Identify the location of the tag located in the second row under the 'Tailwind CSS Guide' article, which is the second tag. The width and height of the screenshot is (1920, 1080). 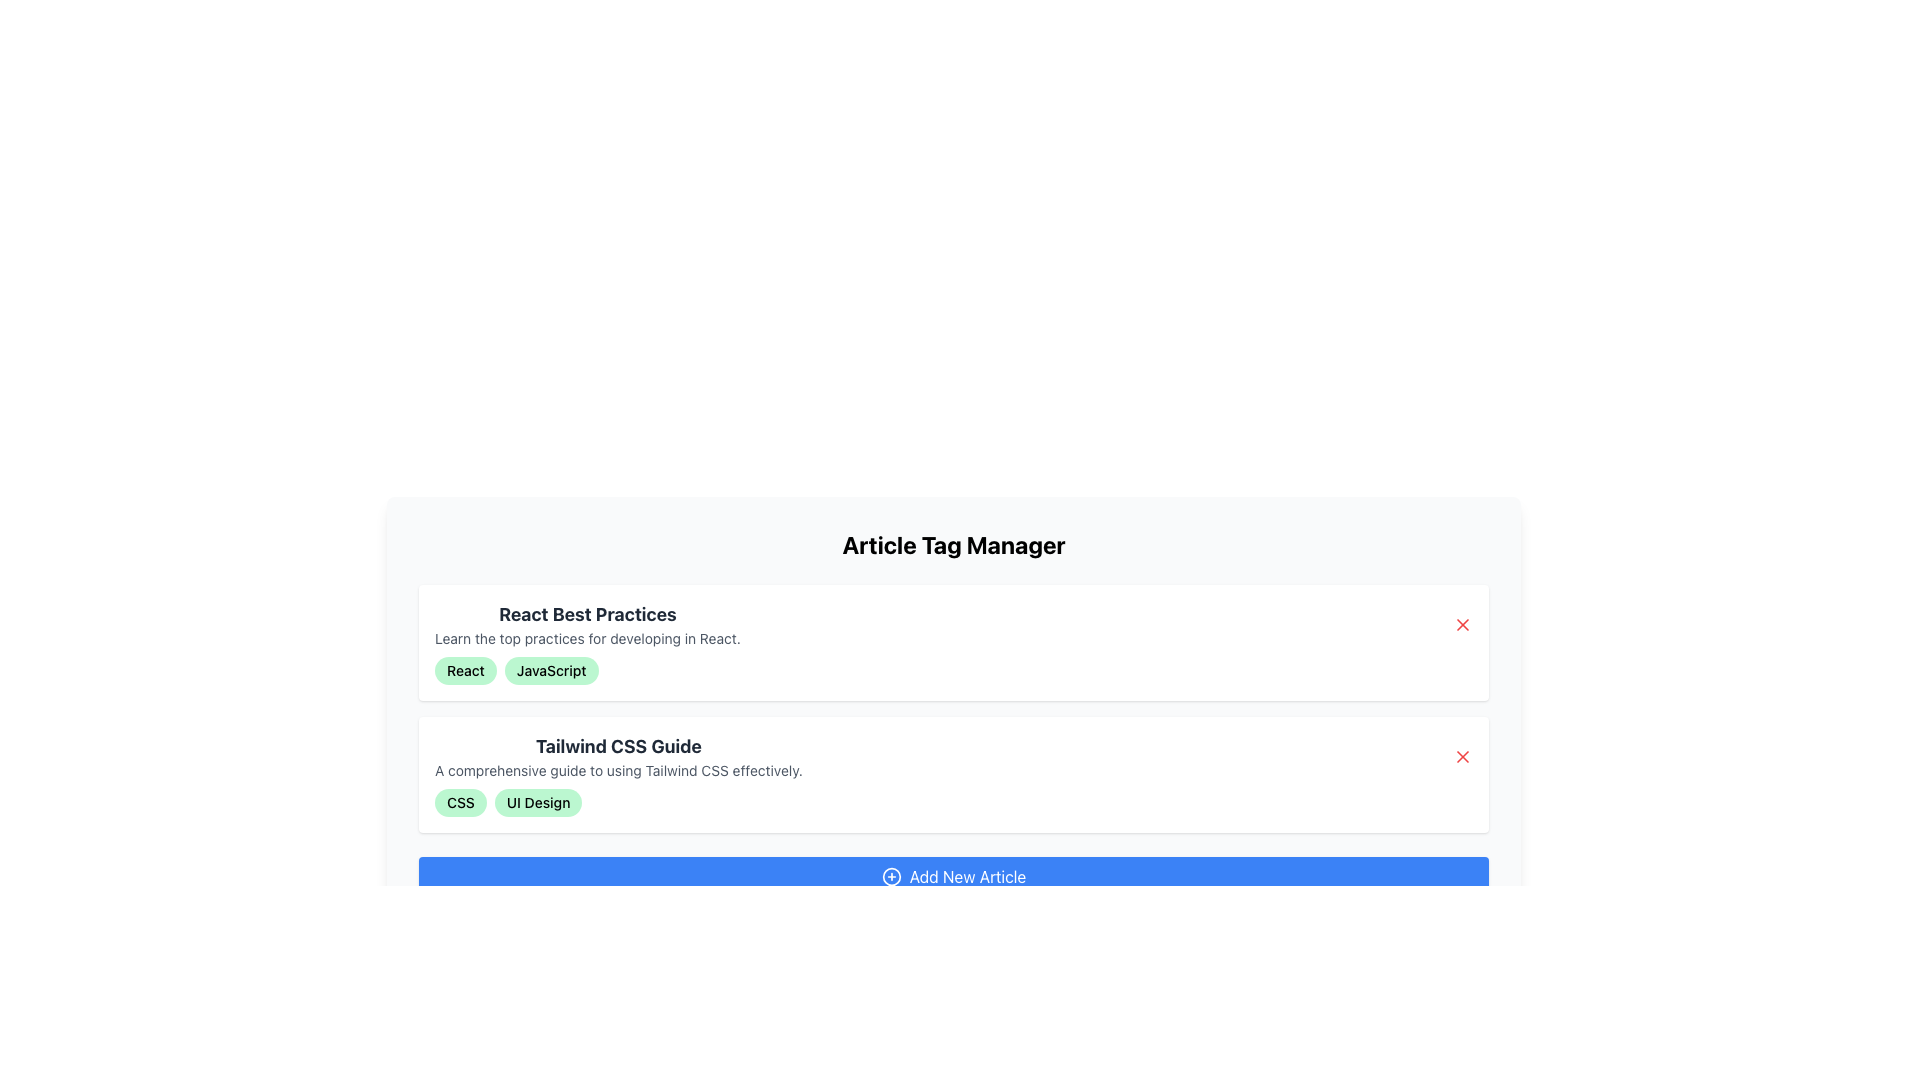
(538, 801).